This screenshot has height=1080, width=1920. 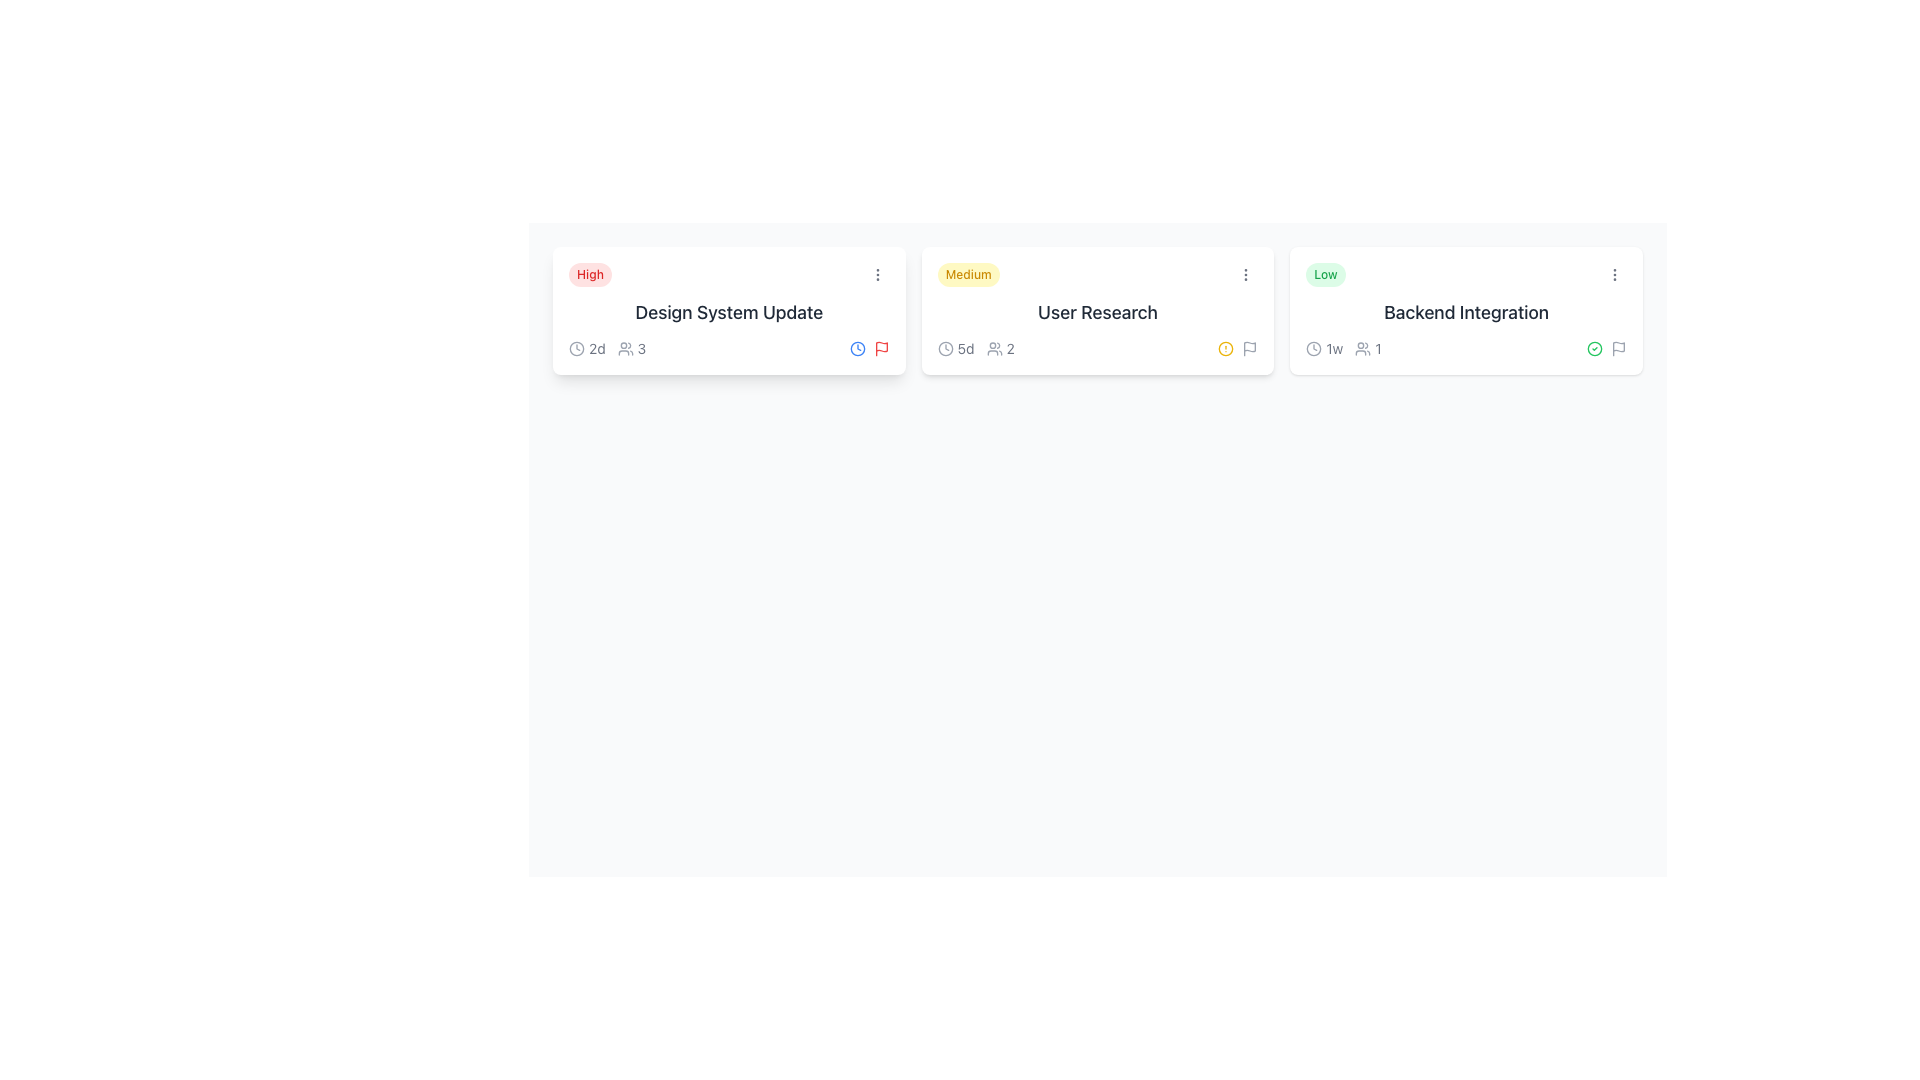 I want to click on the time indicator text element that shows how long ago an action occurred, located to the right of the clock icon in the 'Design System Update' task card, so click(x=596, y=347).